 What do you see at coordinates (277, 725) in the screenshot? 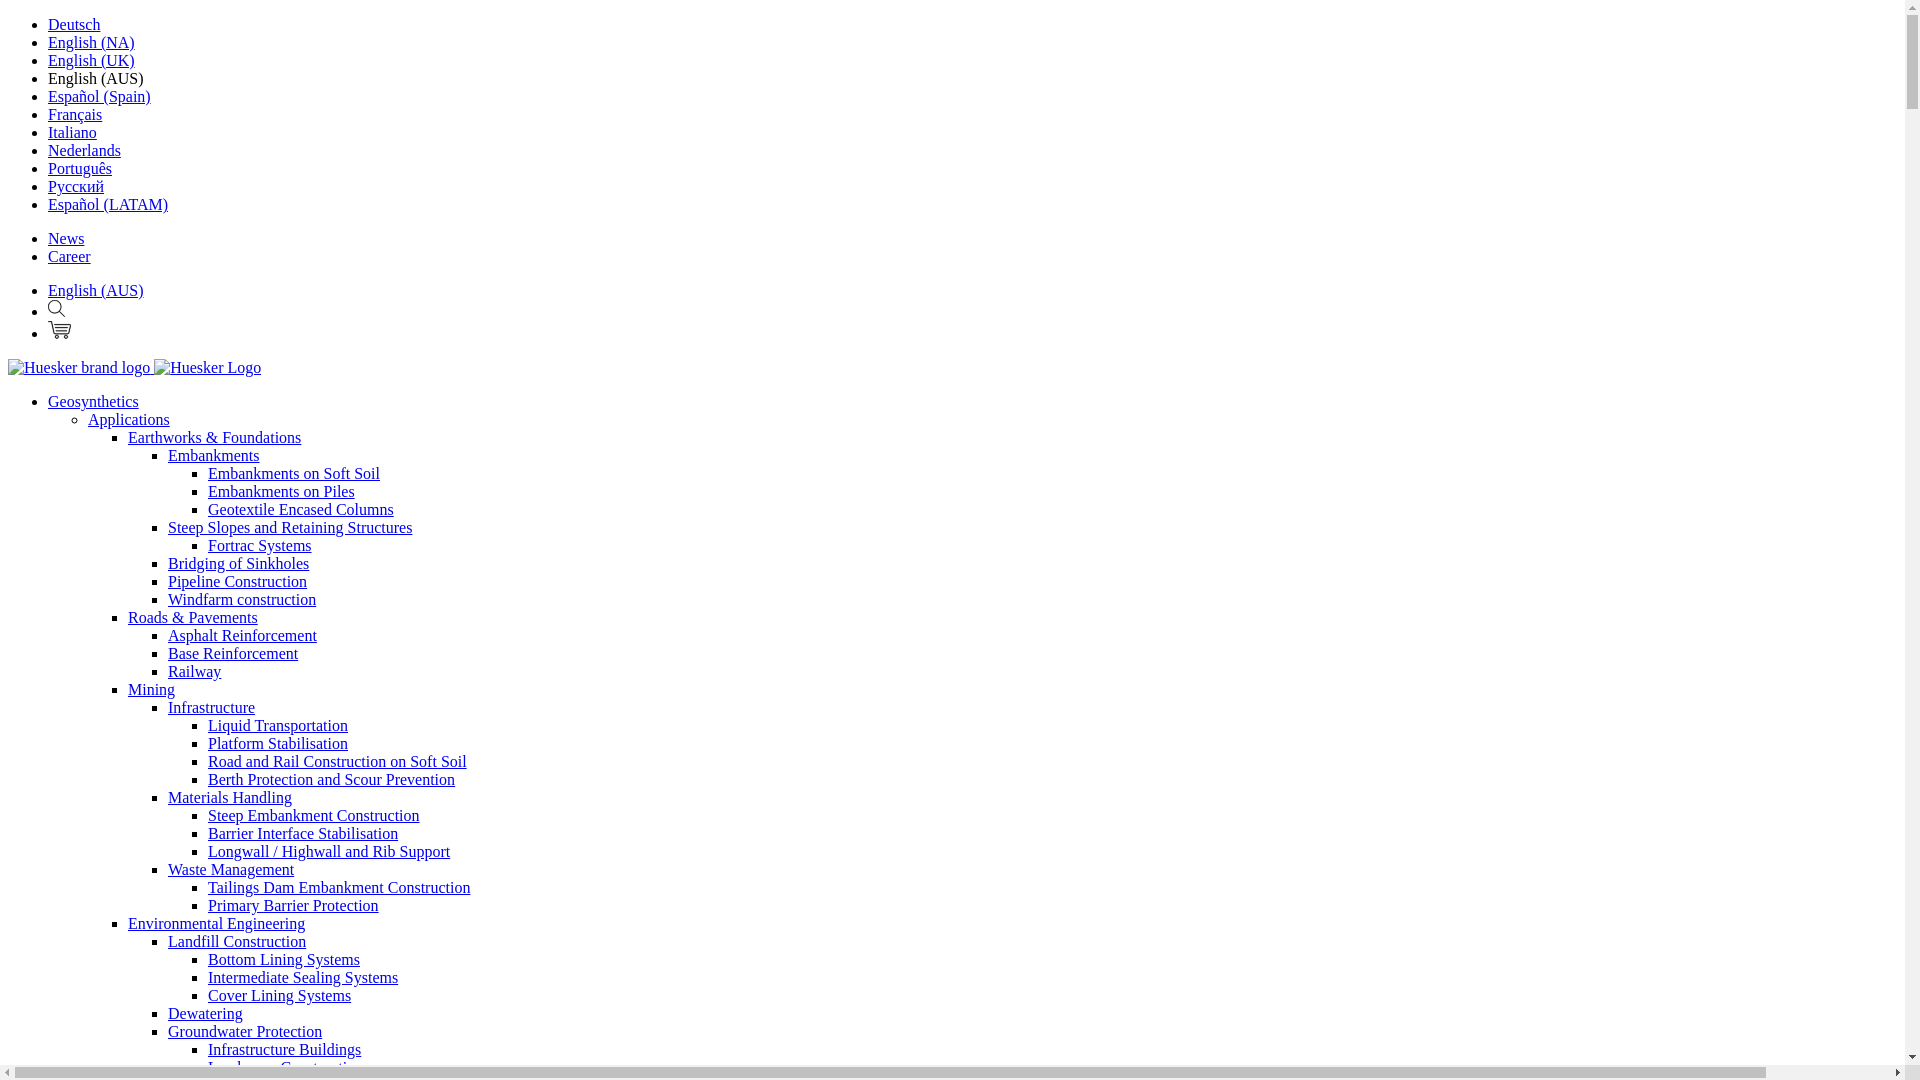
I see `'Liquid Transportation'` at bounding box center [277, 725].